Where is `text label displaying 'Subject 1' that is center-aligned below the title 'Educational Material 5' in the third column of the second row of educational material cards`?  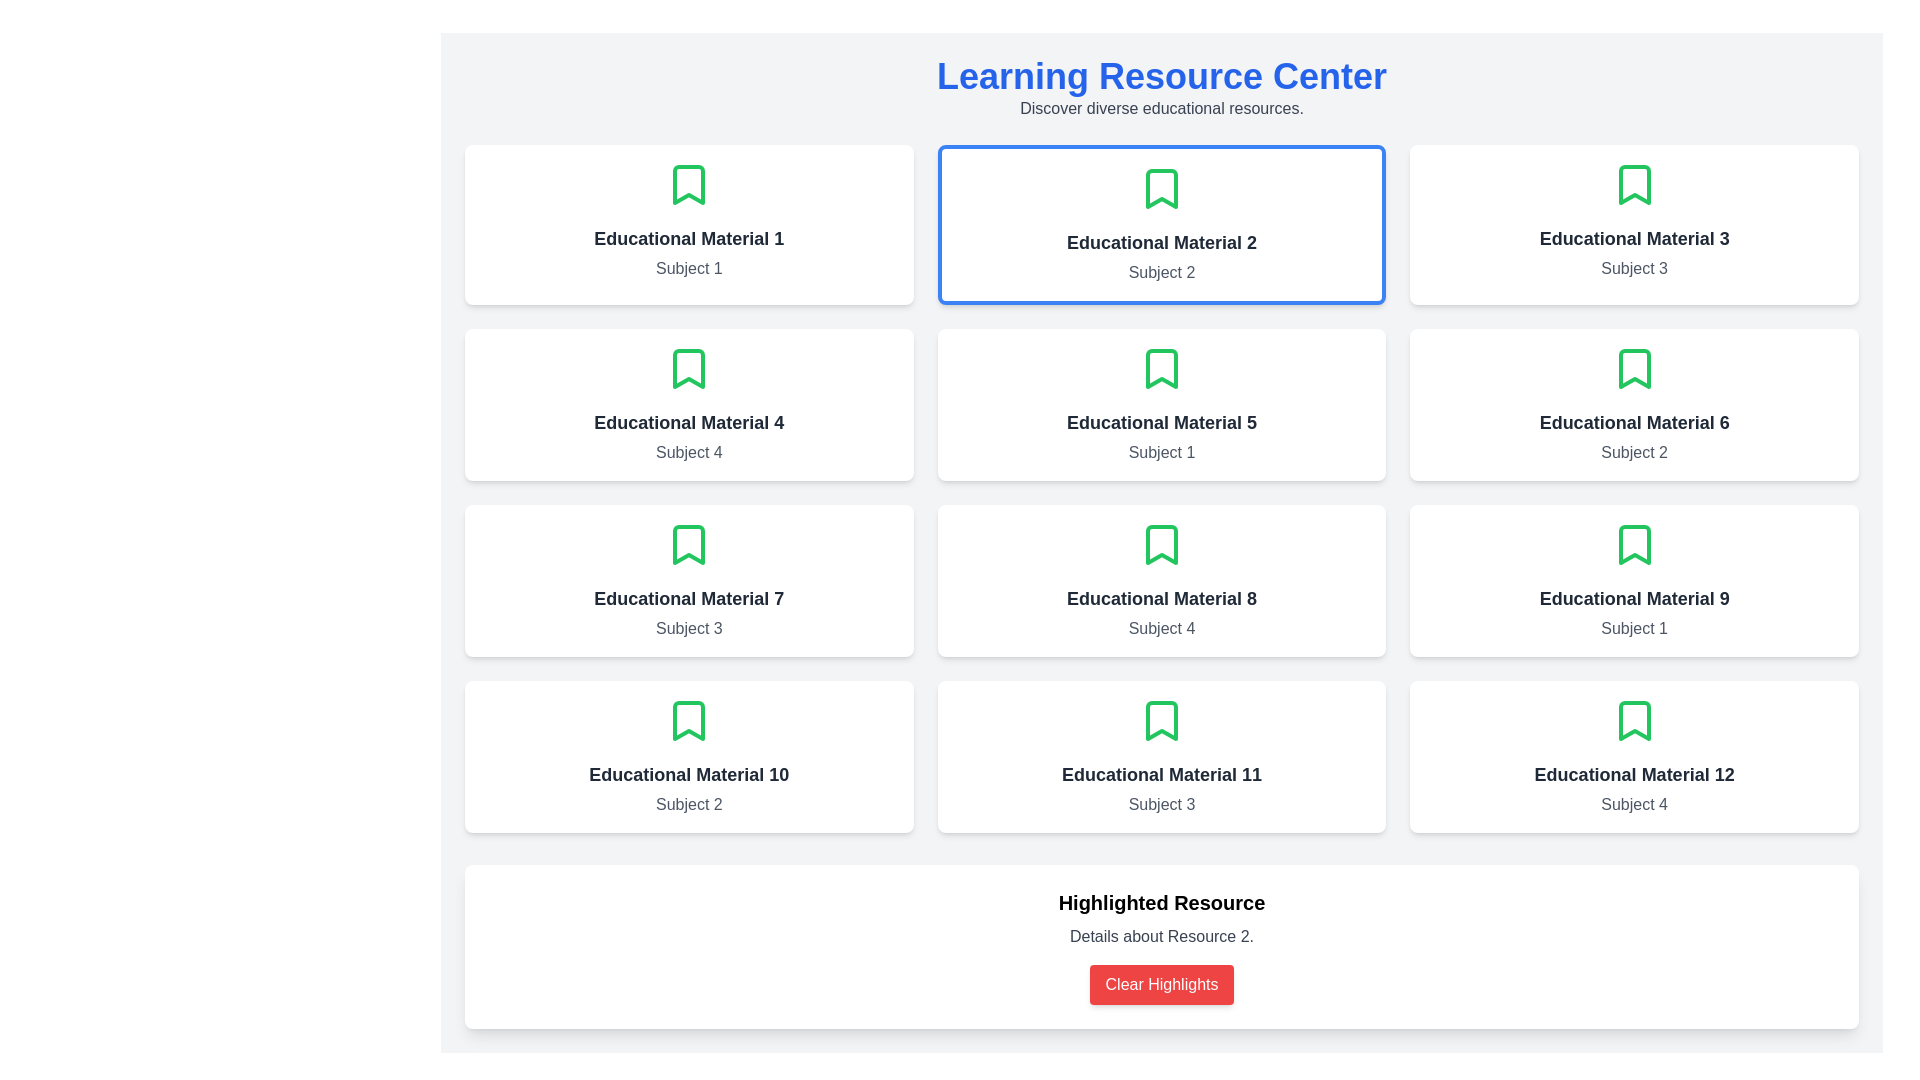
text label displaying 'Subject 1' that is center-aligned below the title 'Educational Material 5' in the third column of the second row of educational material cards is located at coordinates (1161, 452).